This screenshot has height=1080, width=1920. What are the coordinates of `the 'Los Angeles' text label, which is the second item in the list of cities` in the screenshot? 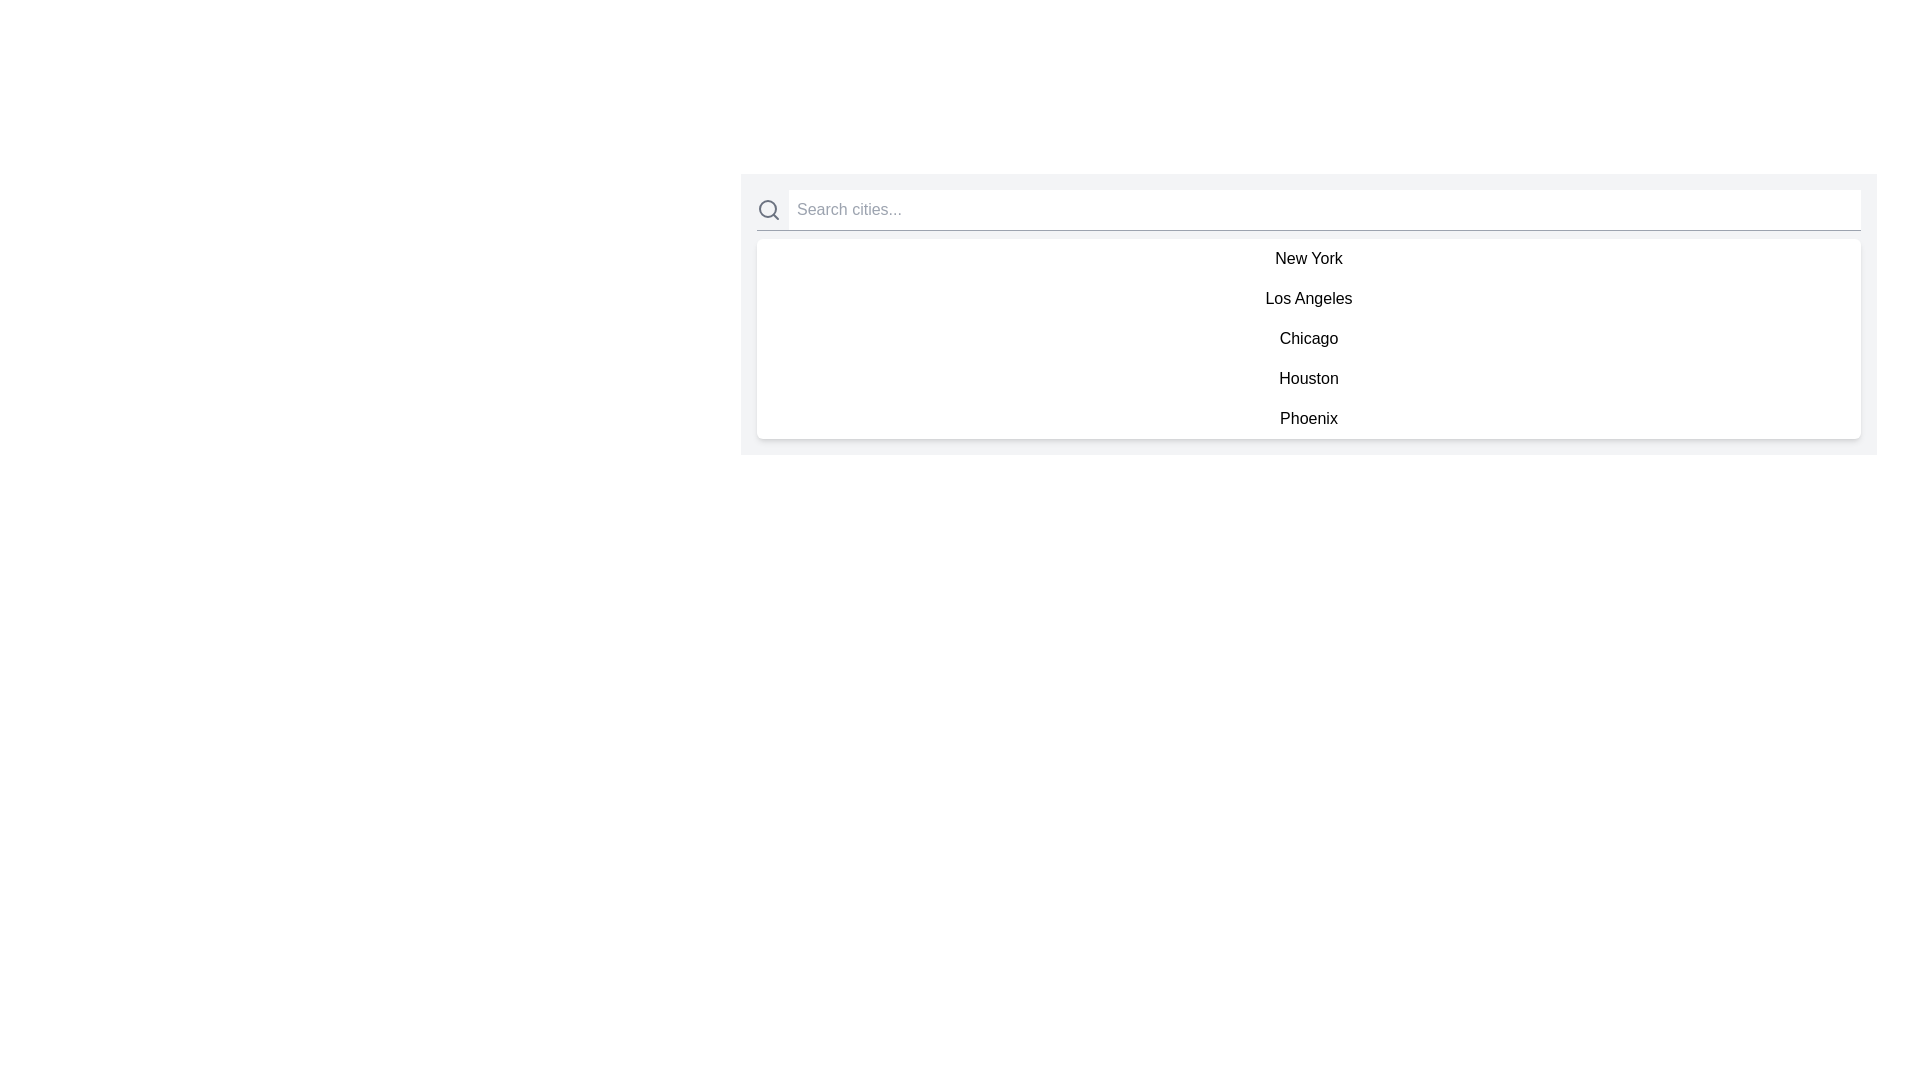 It's located at (1309, 299).